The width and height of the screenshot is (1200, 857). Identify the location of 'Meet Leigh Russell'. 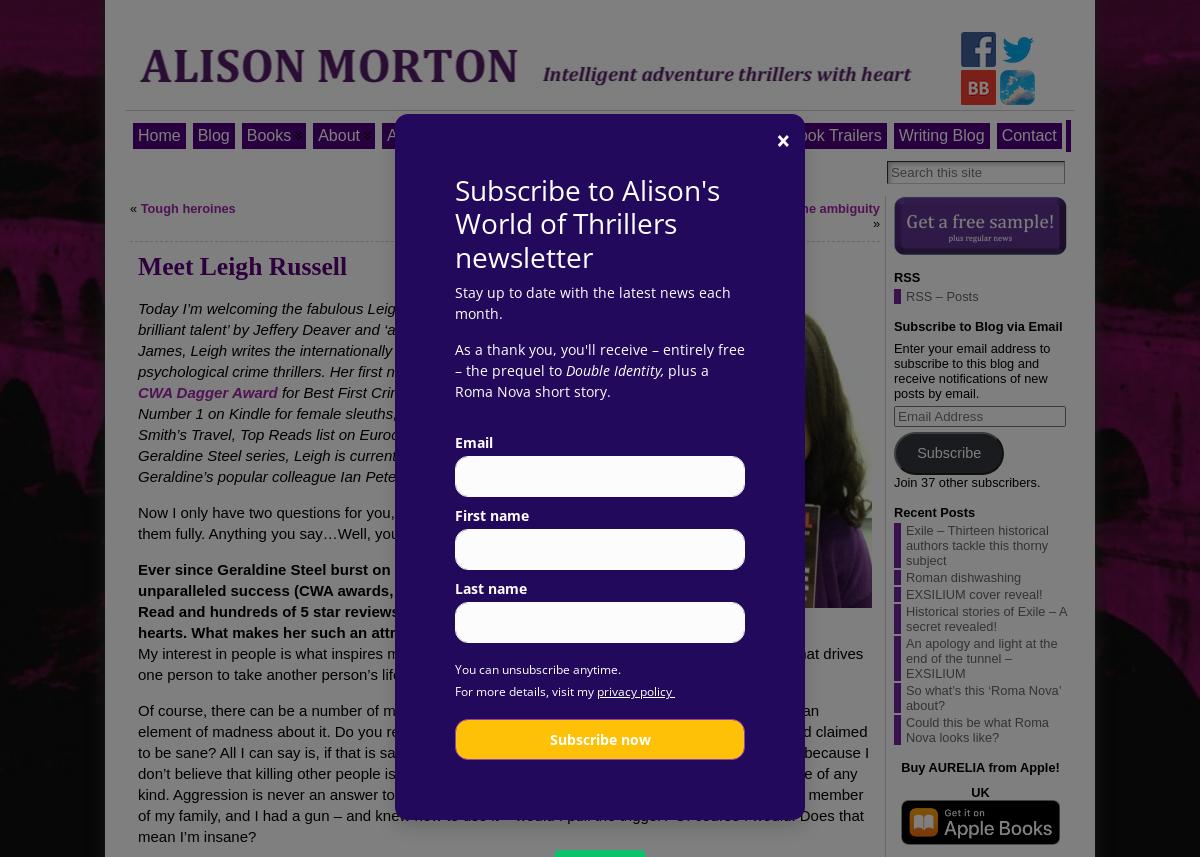
(241, 266).